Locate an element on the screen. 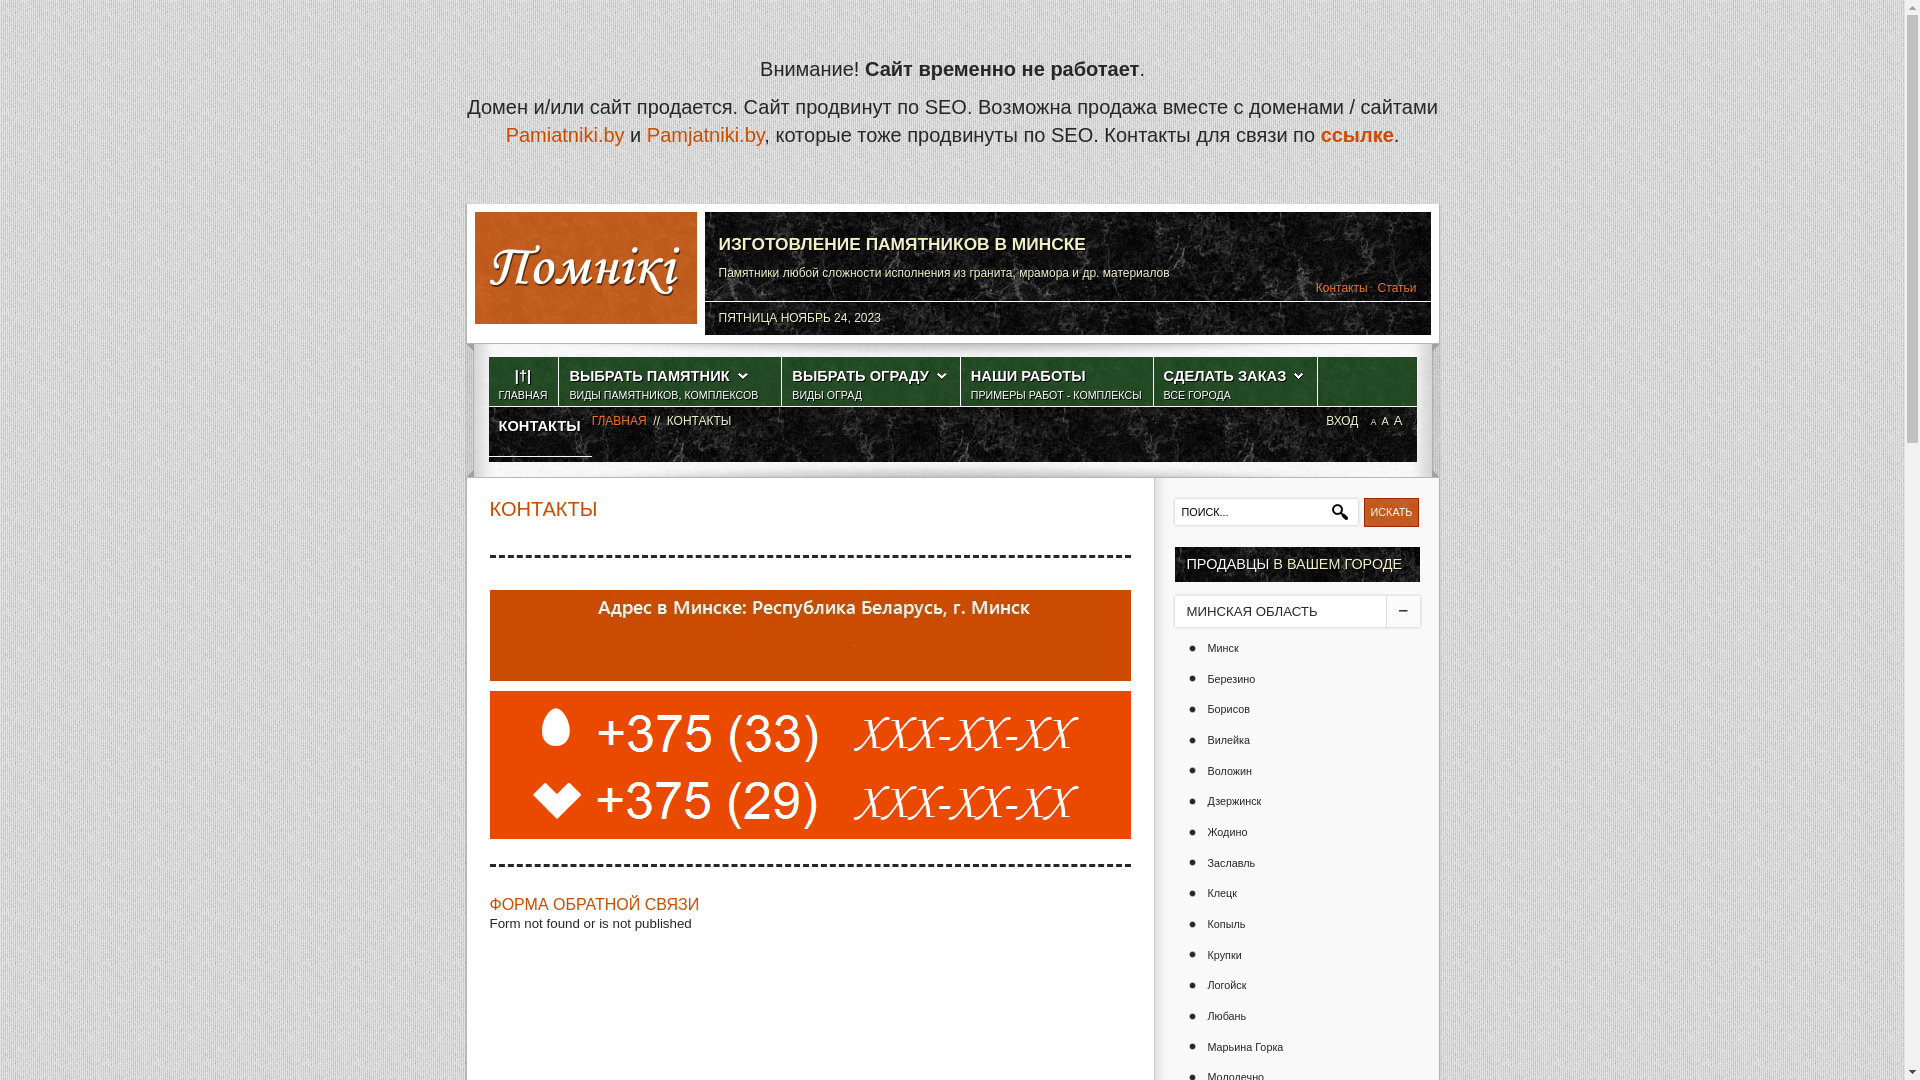  'Pamjatniki.by' is located at coordinates (705, 135).